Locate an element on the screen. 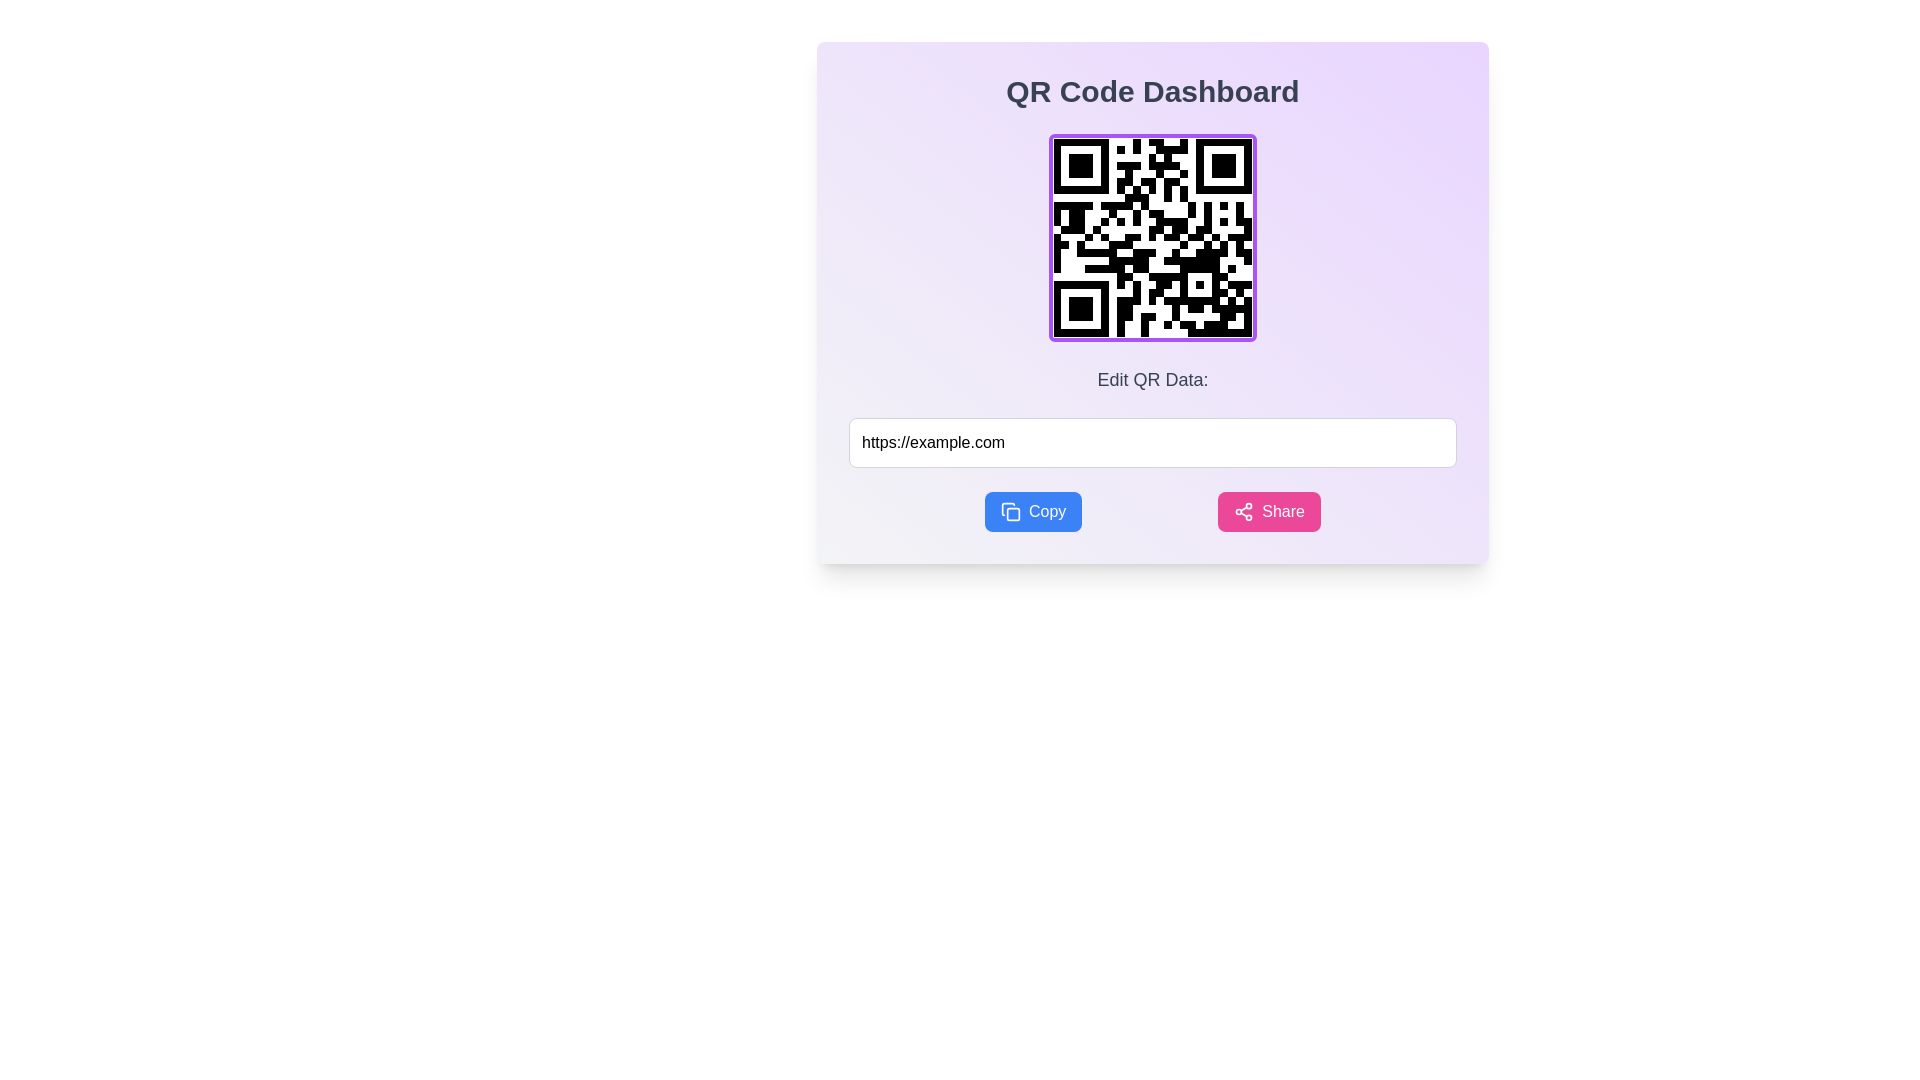 The width and height of the screenshot is (1920, 1080). the leftmost button in the button group below the text input field to copy content is located at coordinates (1033, 511).